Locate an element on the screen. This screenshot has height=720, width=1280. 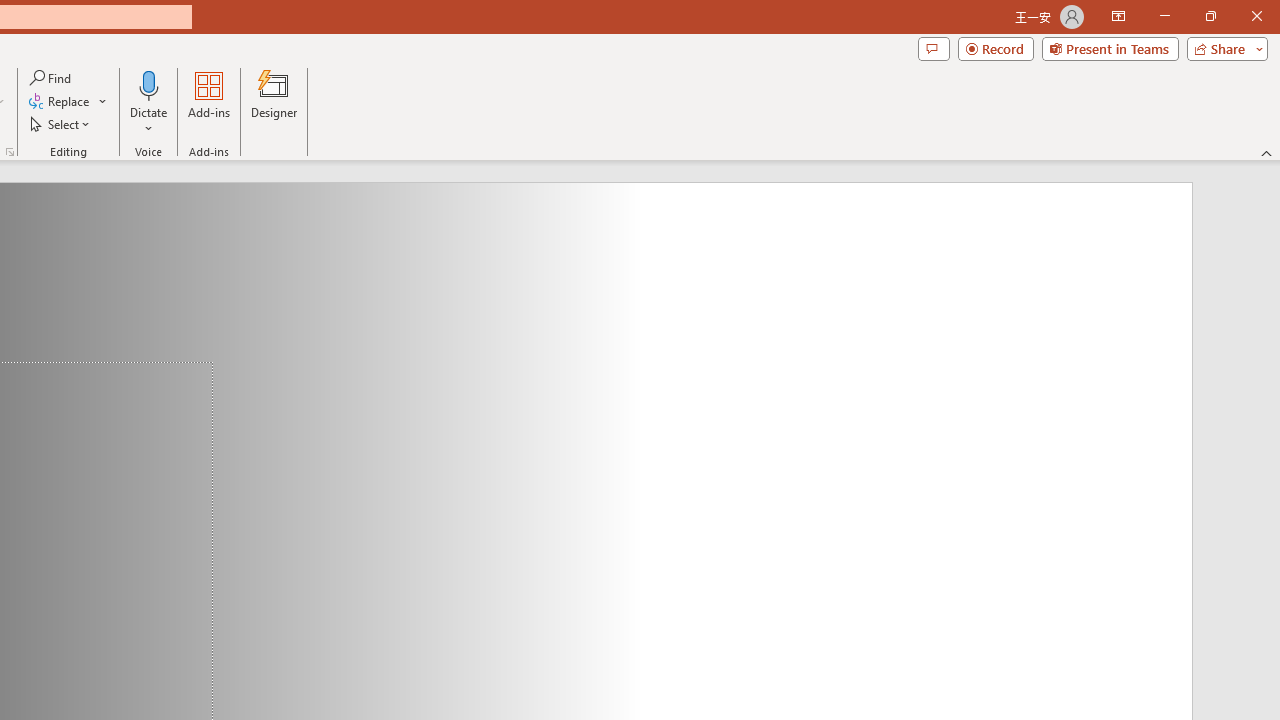
'Find...' is located at coordinates (51, 77).